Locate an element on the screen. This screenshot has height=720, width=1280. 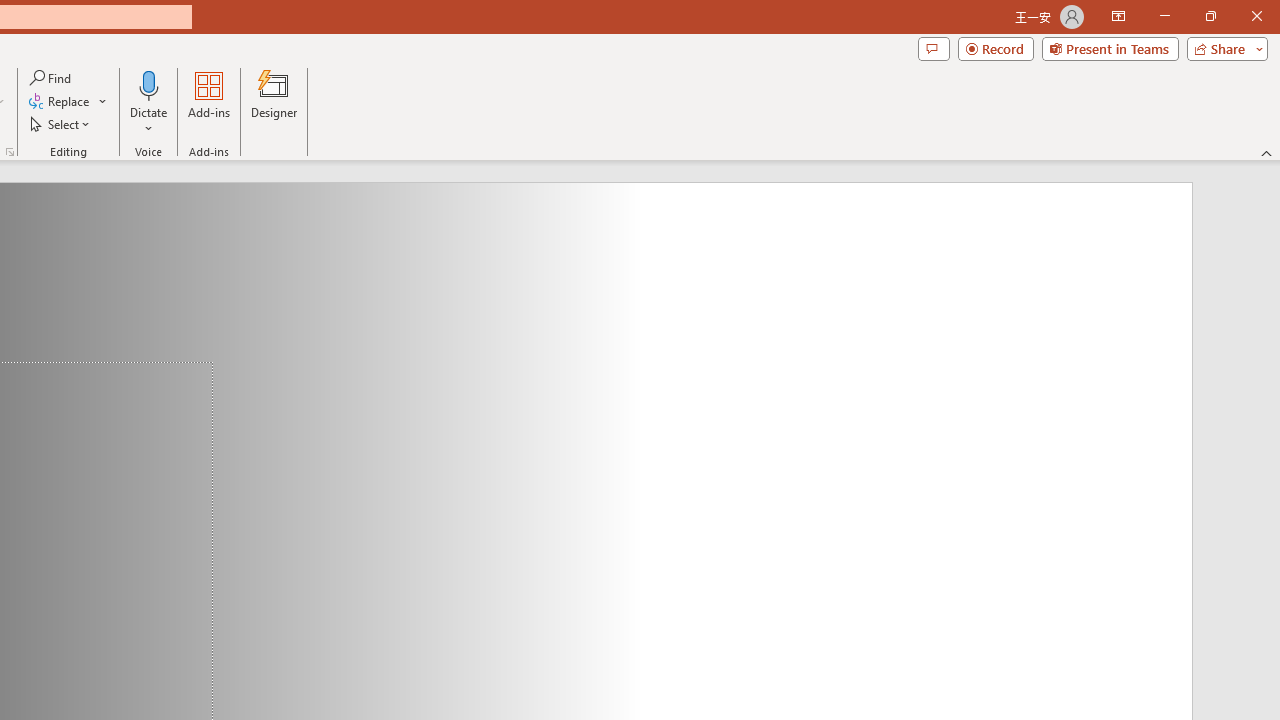
'Find...' is located at coordinates (51, 77).